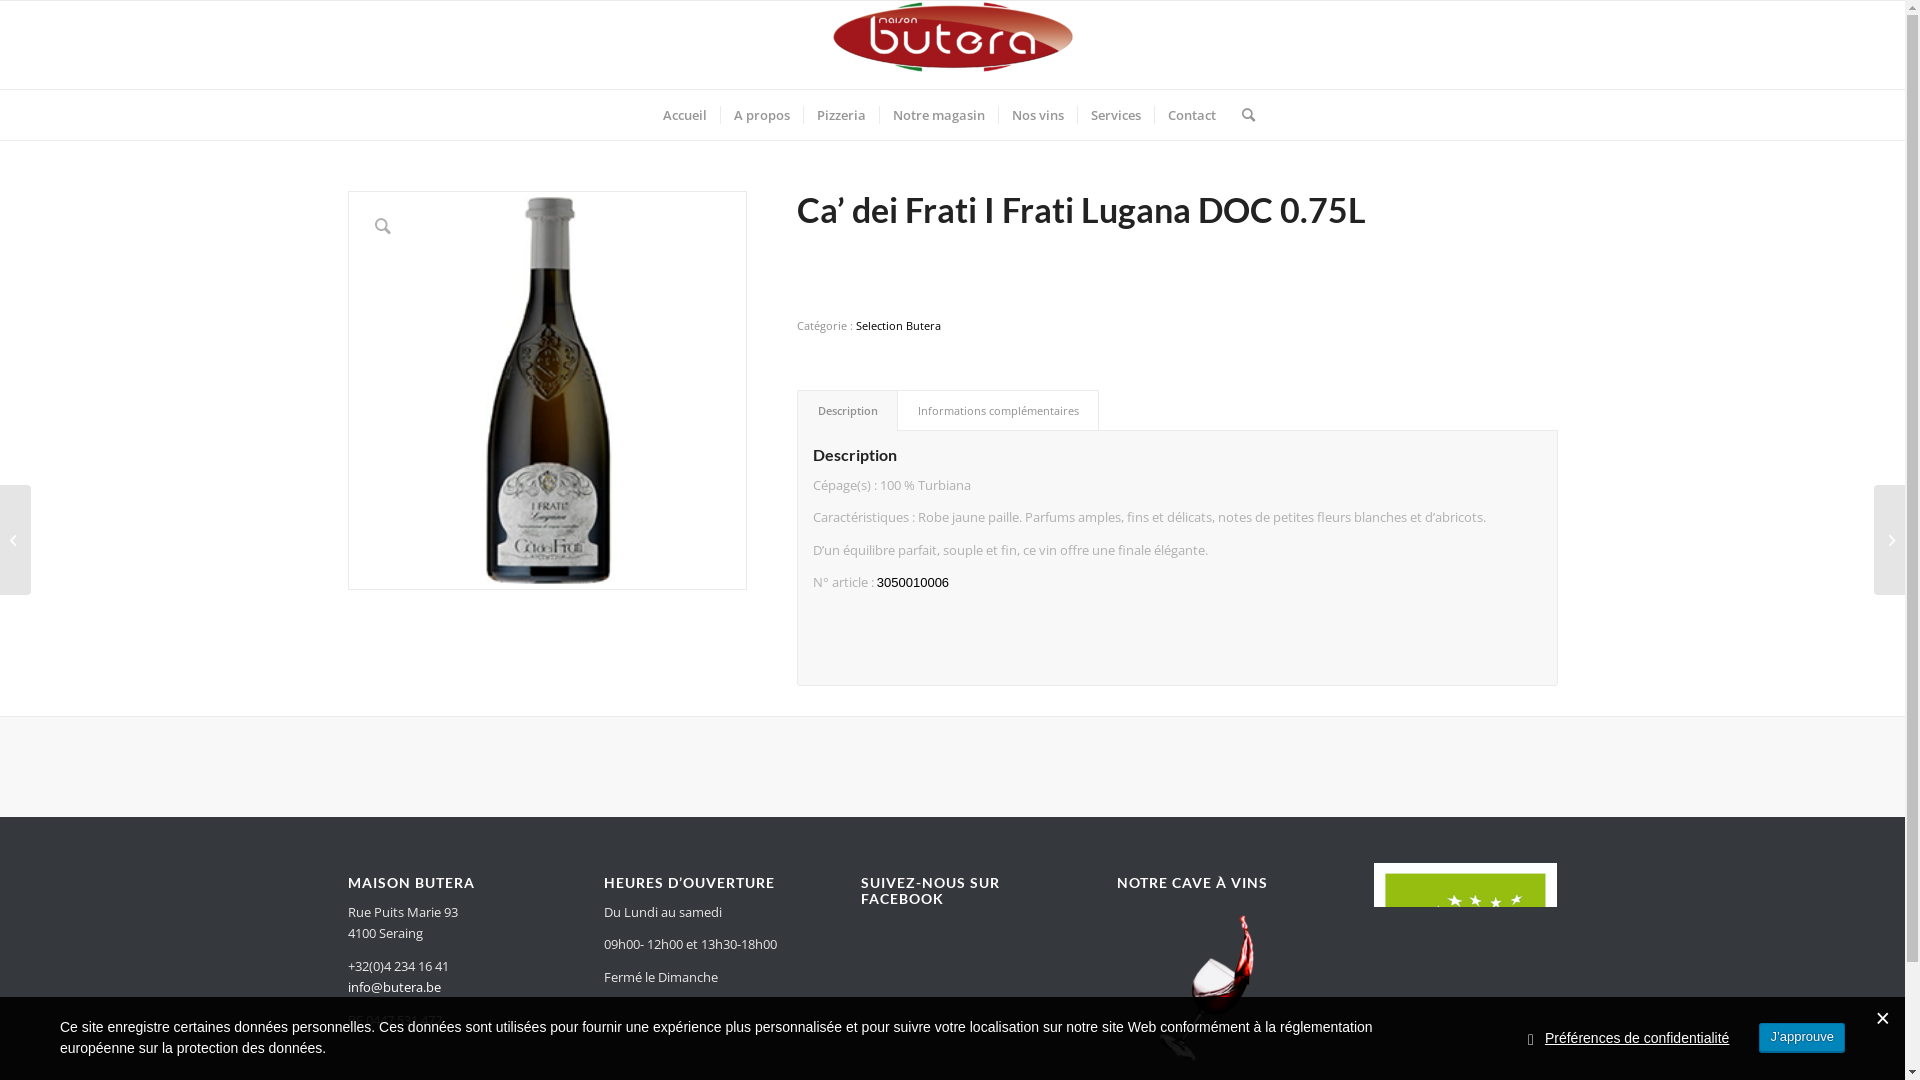  What do you see at coordinates (649, 115) in the screenshot?
I see `'Accueil'` at bounding box center [649, 115].